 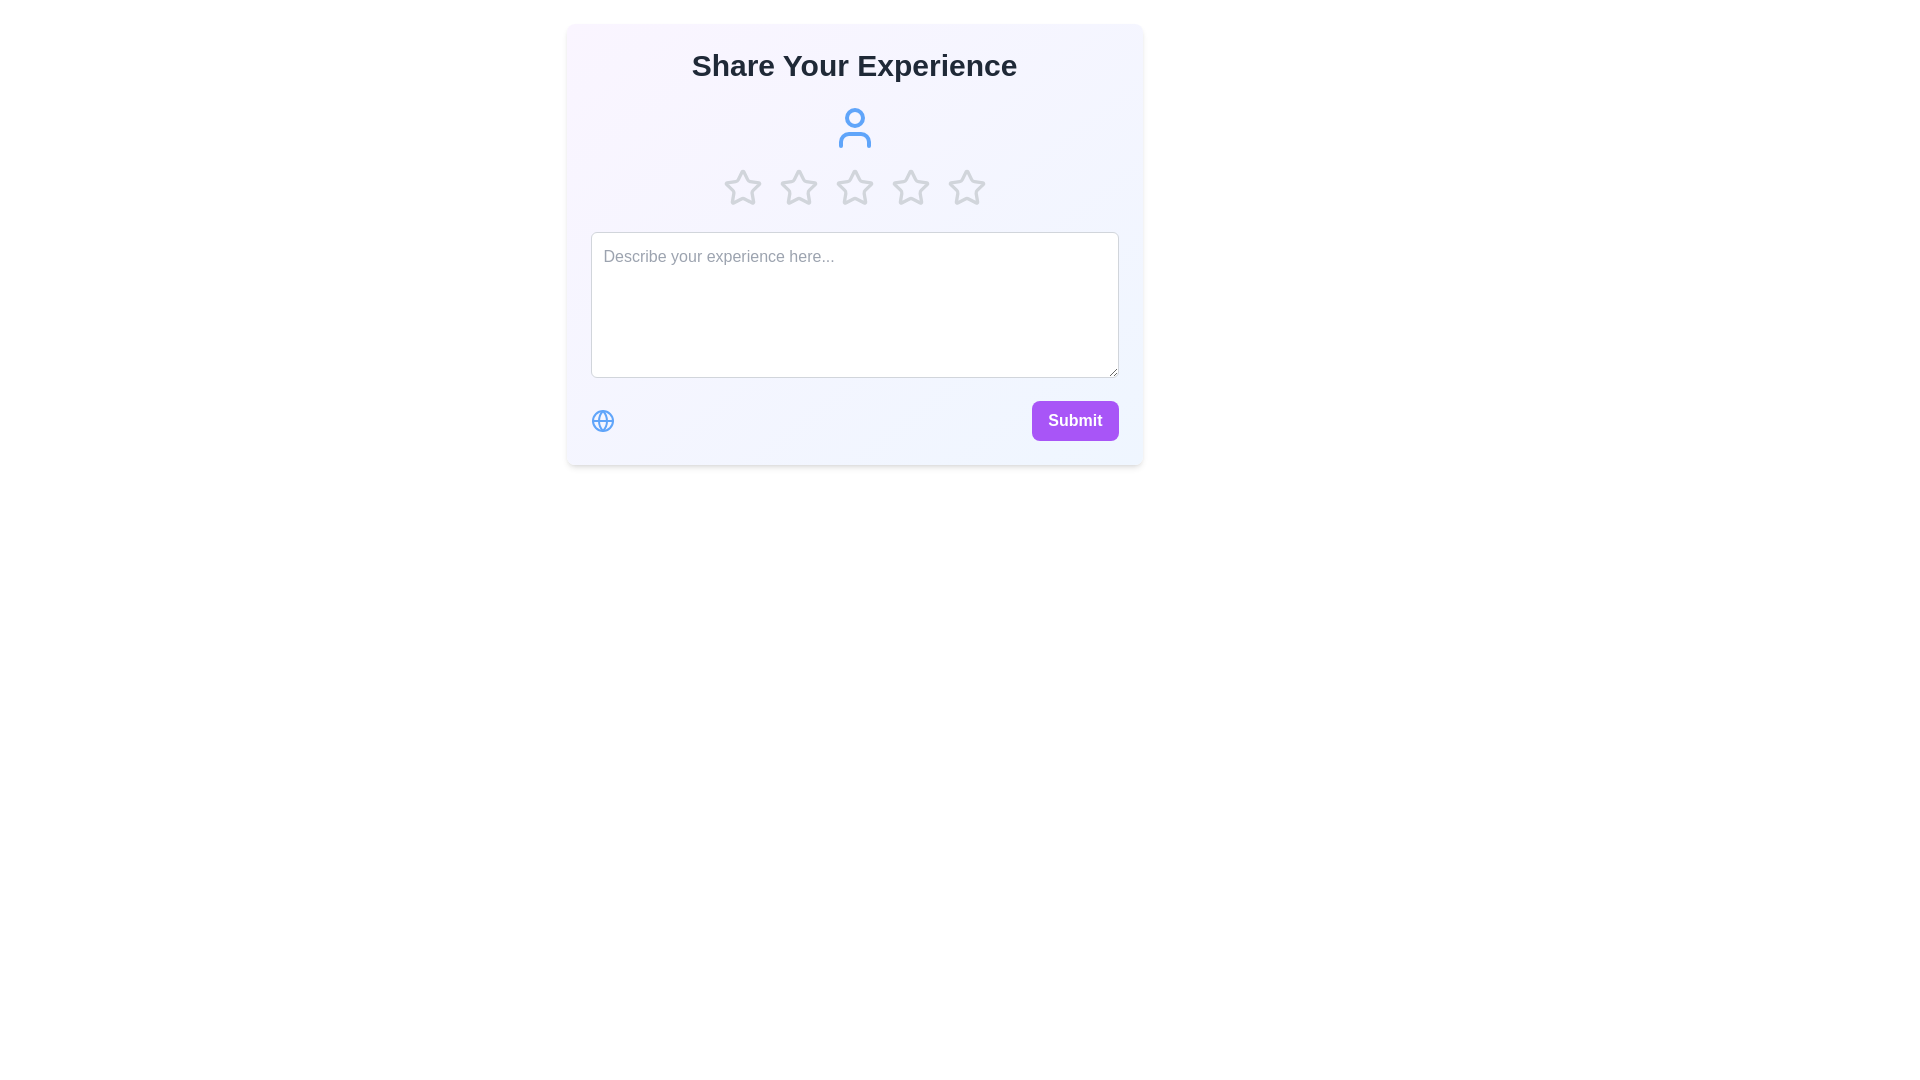 What do you see at coordinates (854, 188) in the screenshot?
I see `the third star in the interactive rating icon to trigger a visual change` at bounding box center [854, 188].